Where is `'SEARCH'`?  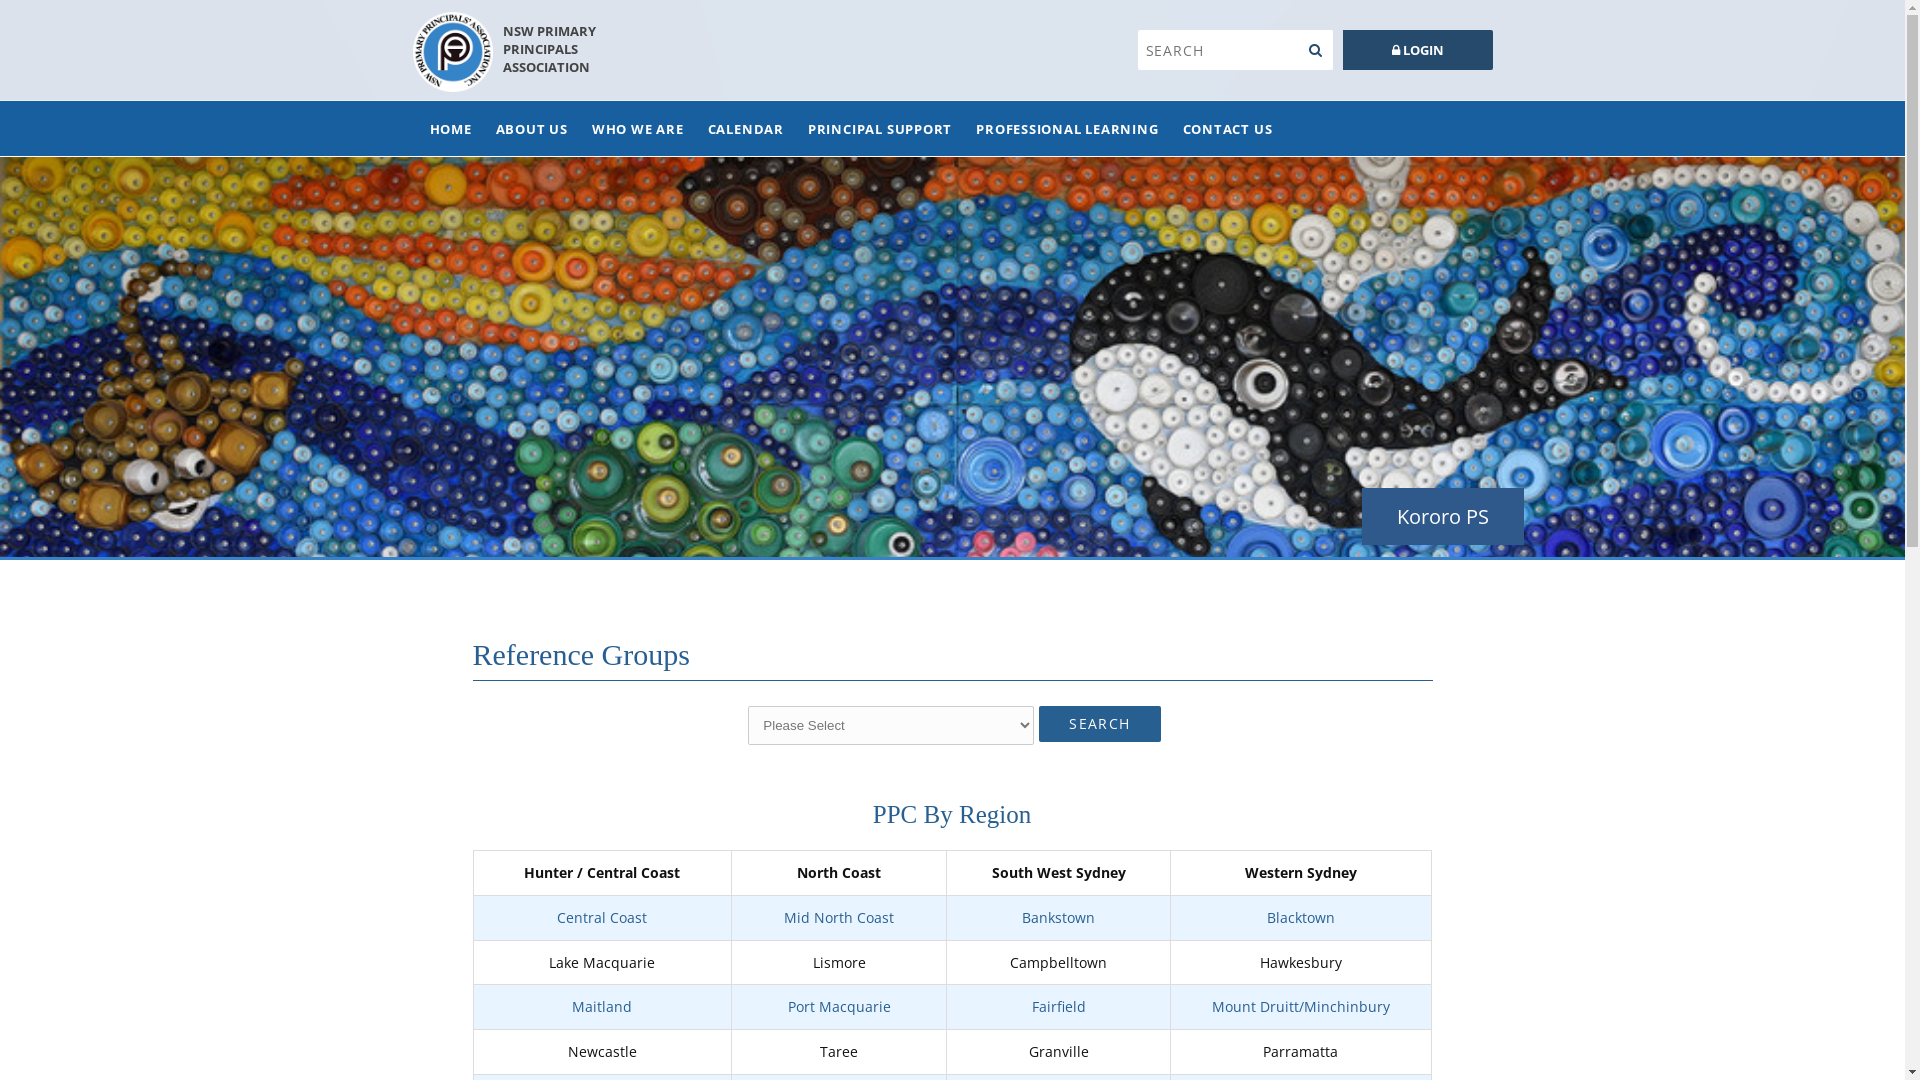 'SEARCH' is located at coordinates (1098, 724).